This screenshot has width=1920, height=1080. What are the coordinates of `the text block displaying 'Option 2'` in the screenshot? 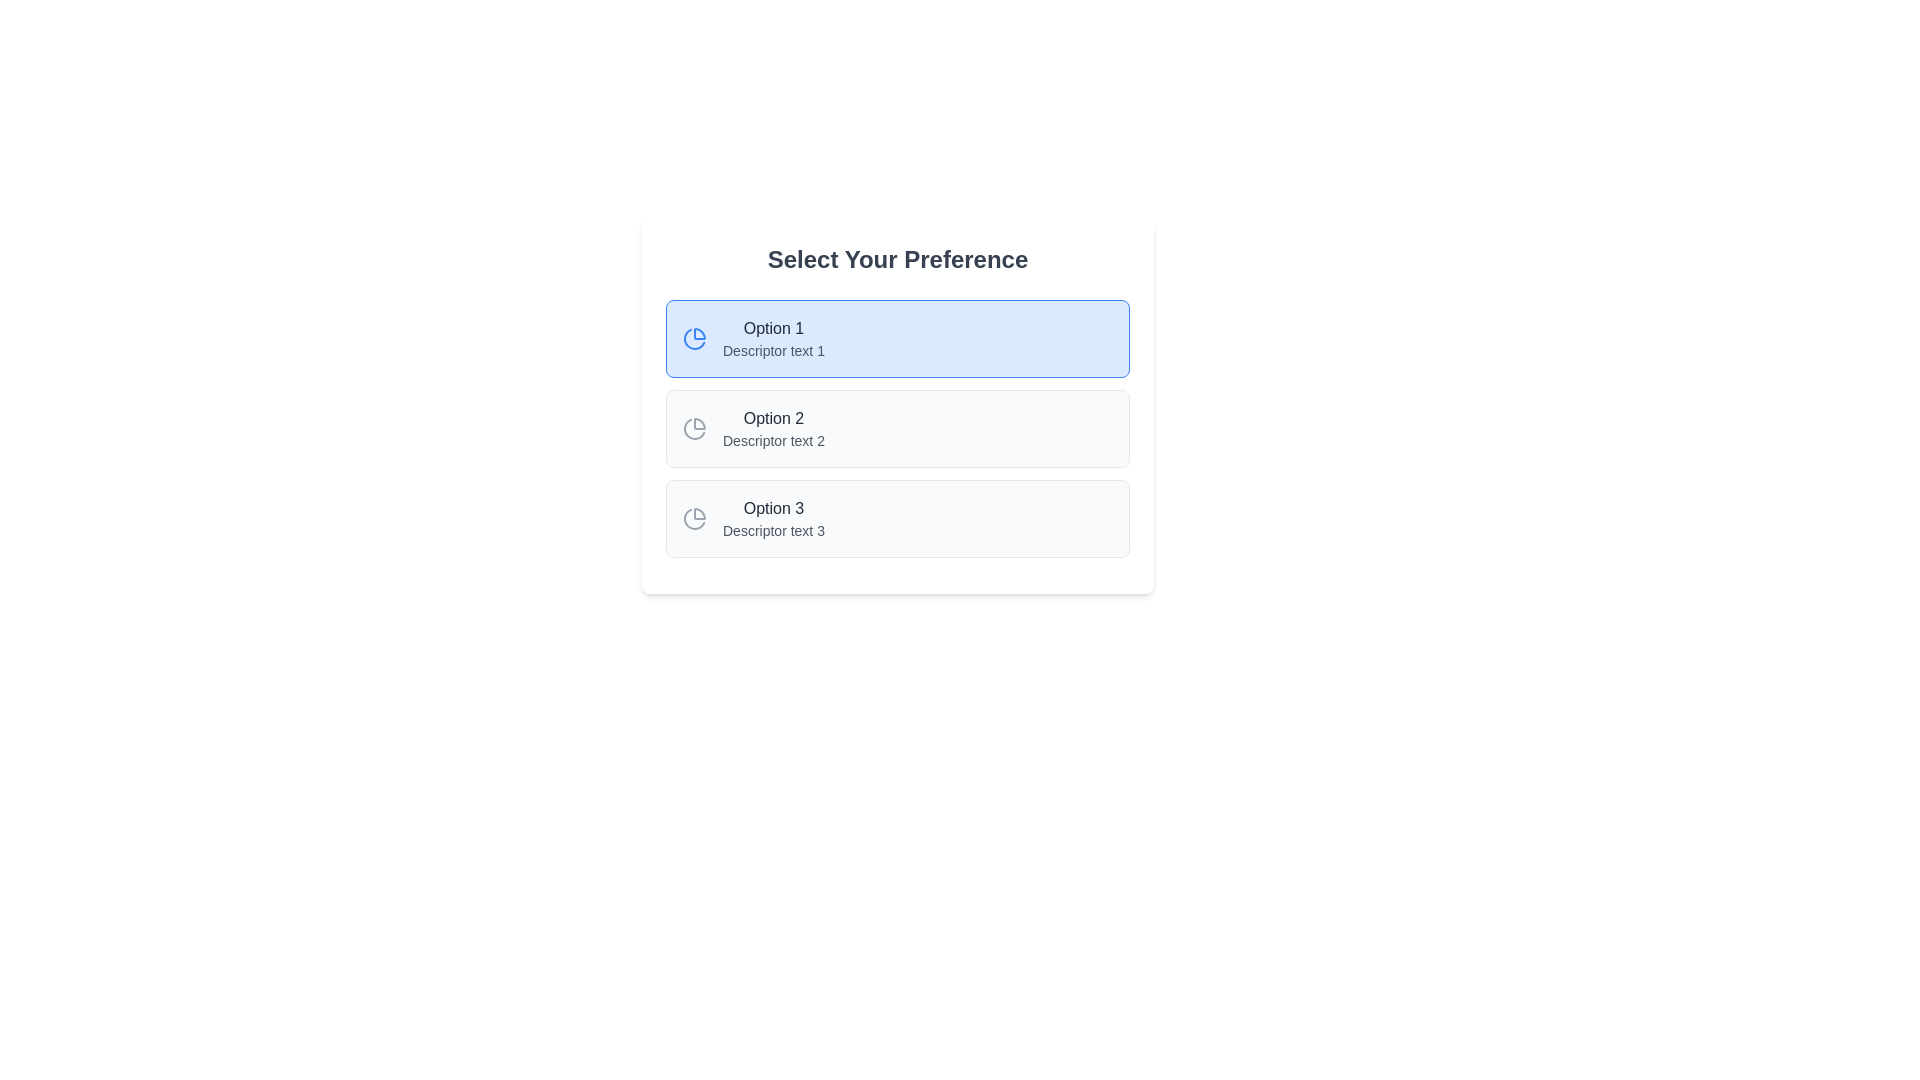 It's located at (772, 427).